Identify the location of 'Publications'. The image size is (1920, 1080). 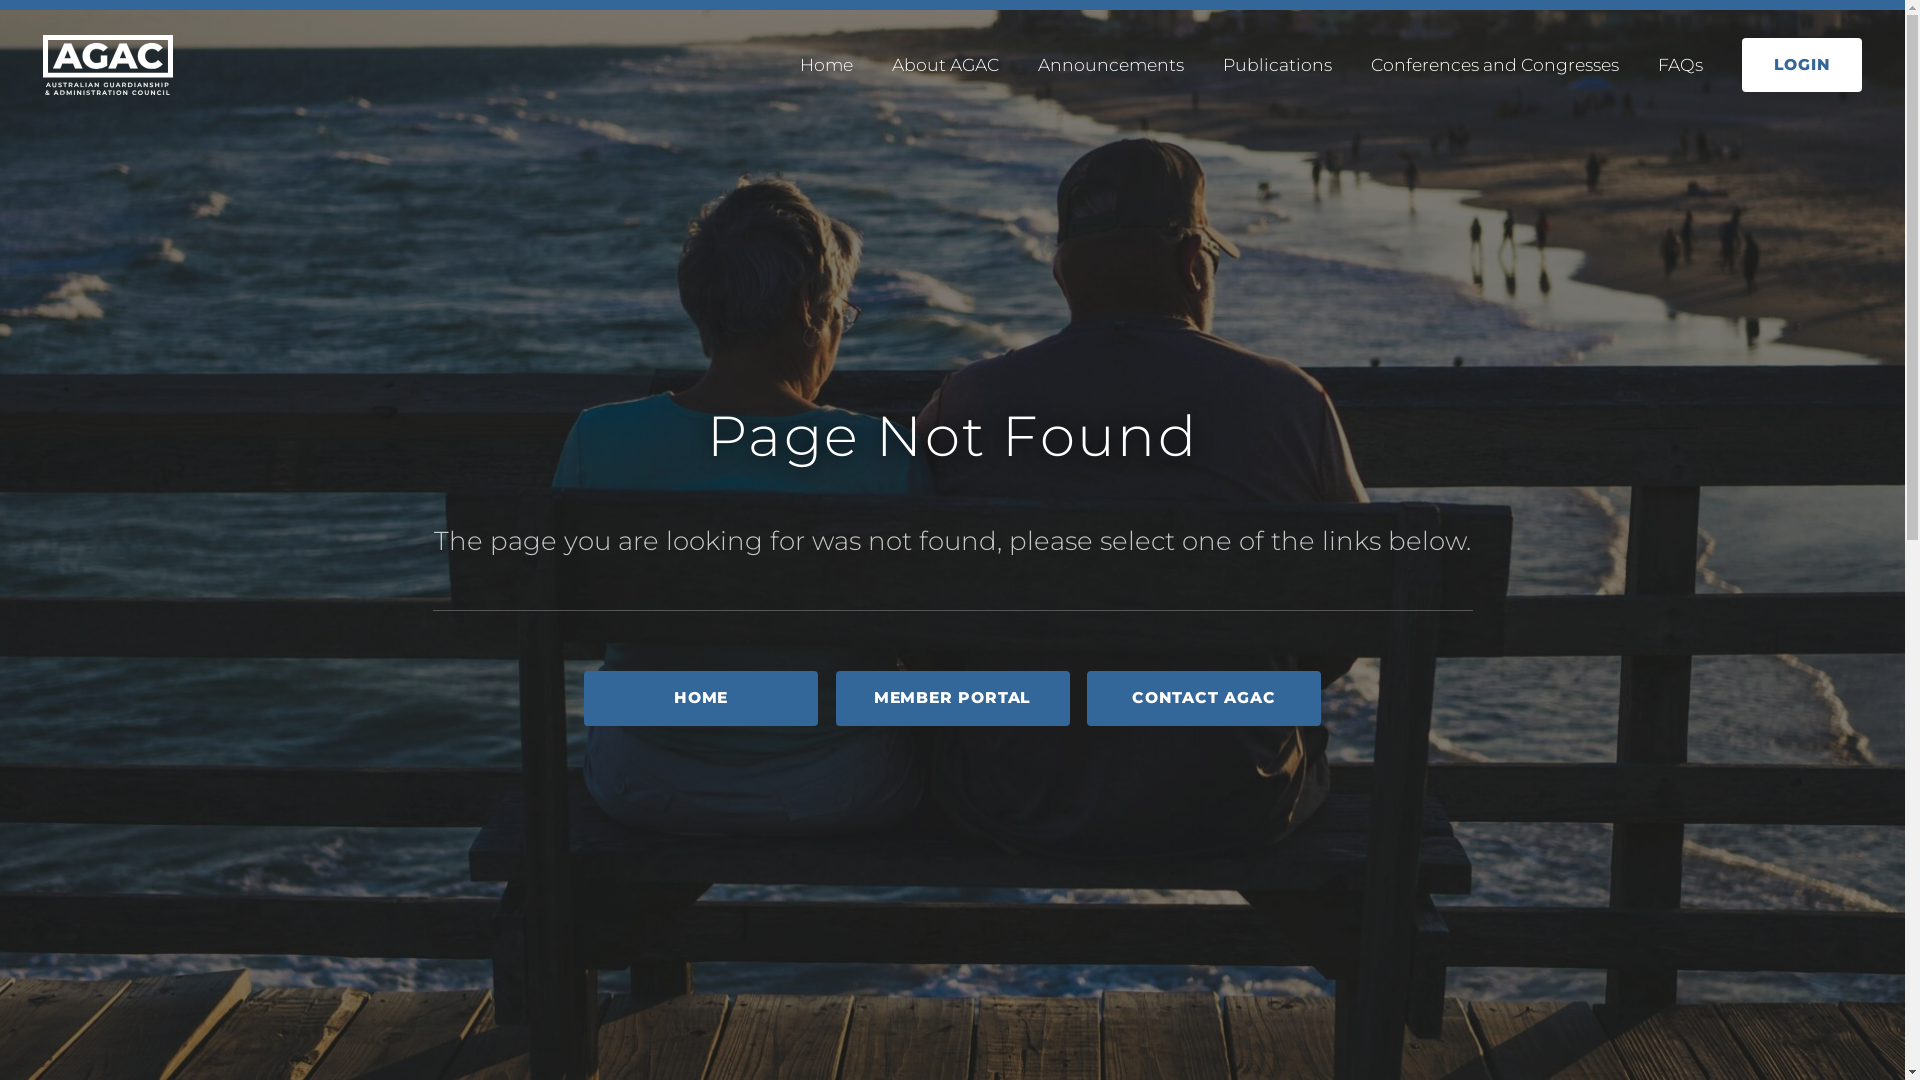
(1276, 63).